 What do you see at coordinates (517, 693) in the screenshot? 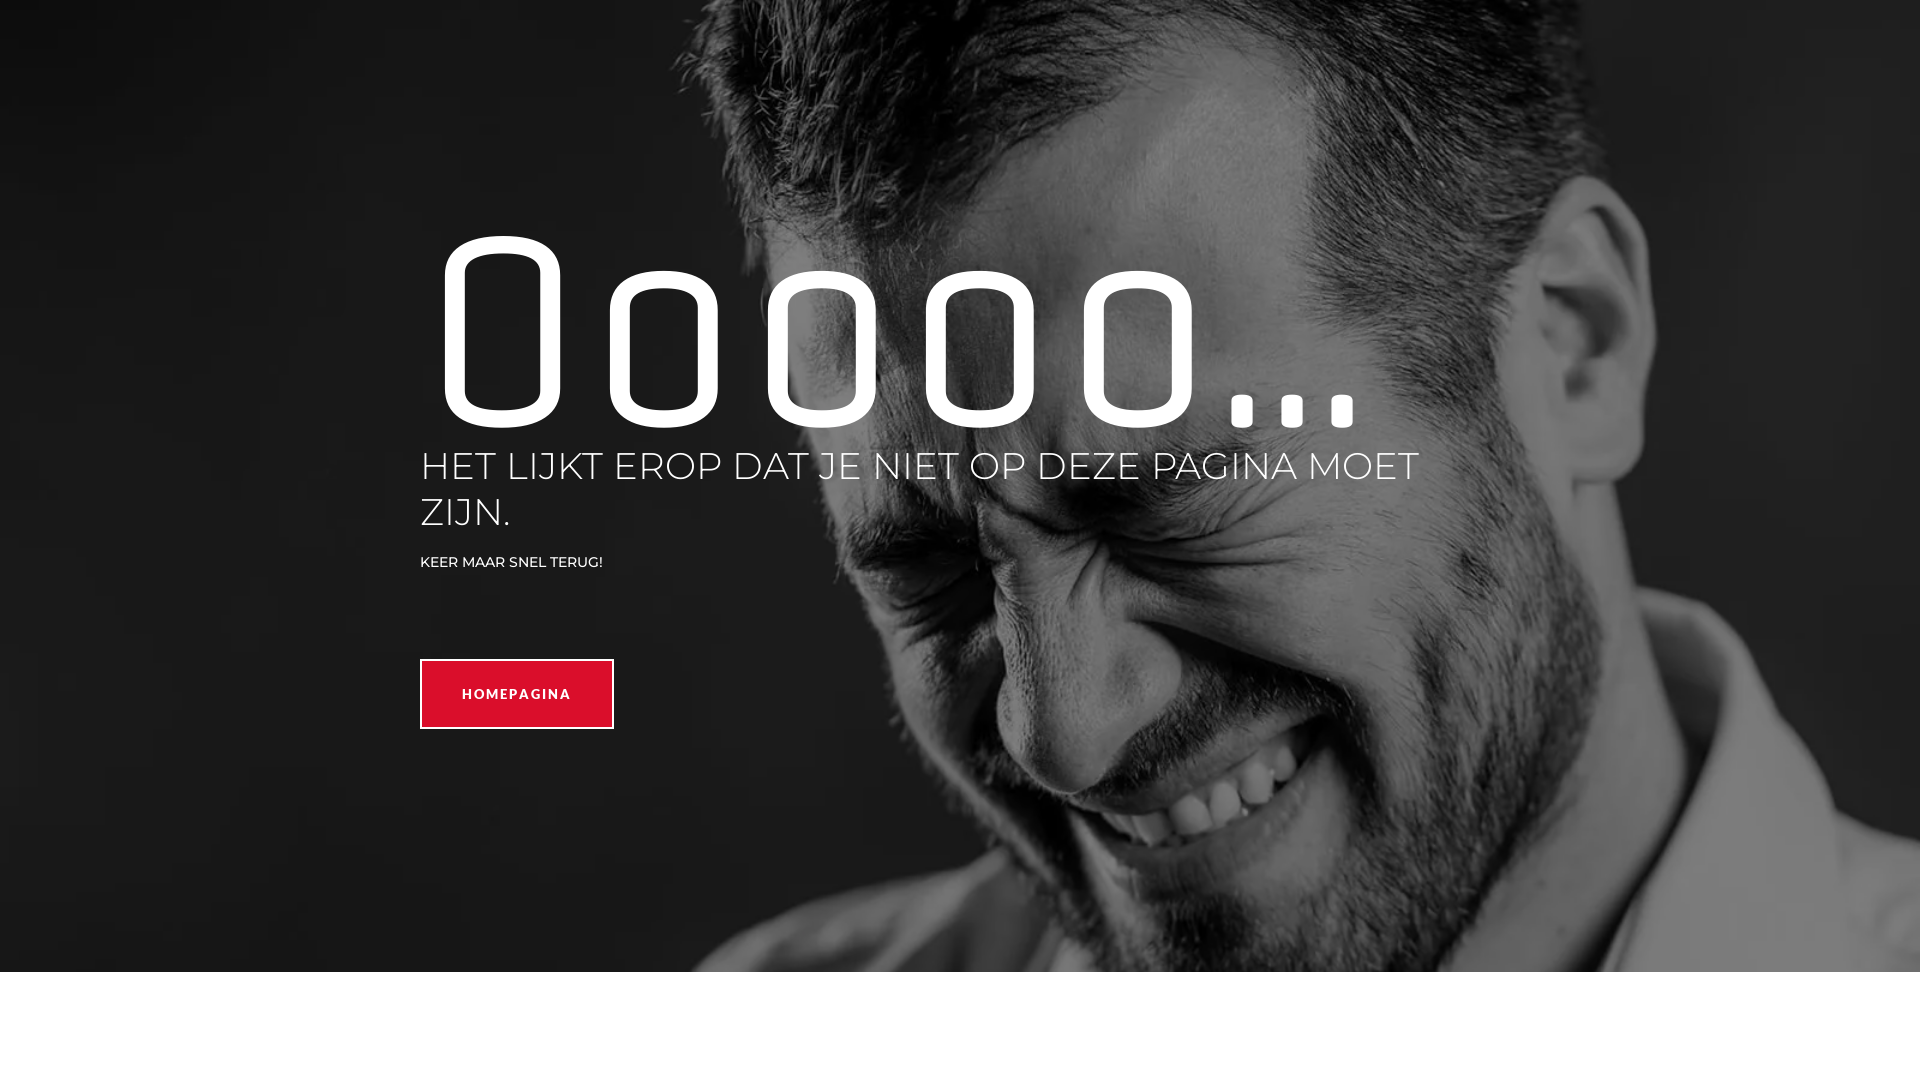
I see `'HOMEPAGINA'` at bounding box center [517, 693].